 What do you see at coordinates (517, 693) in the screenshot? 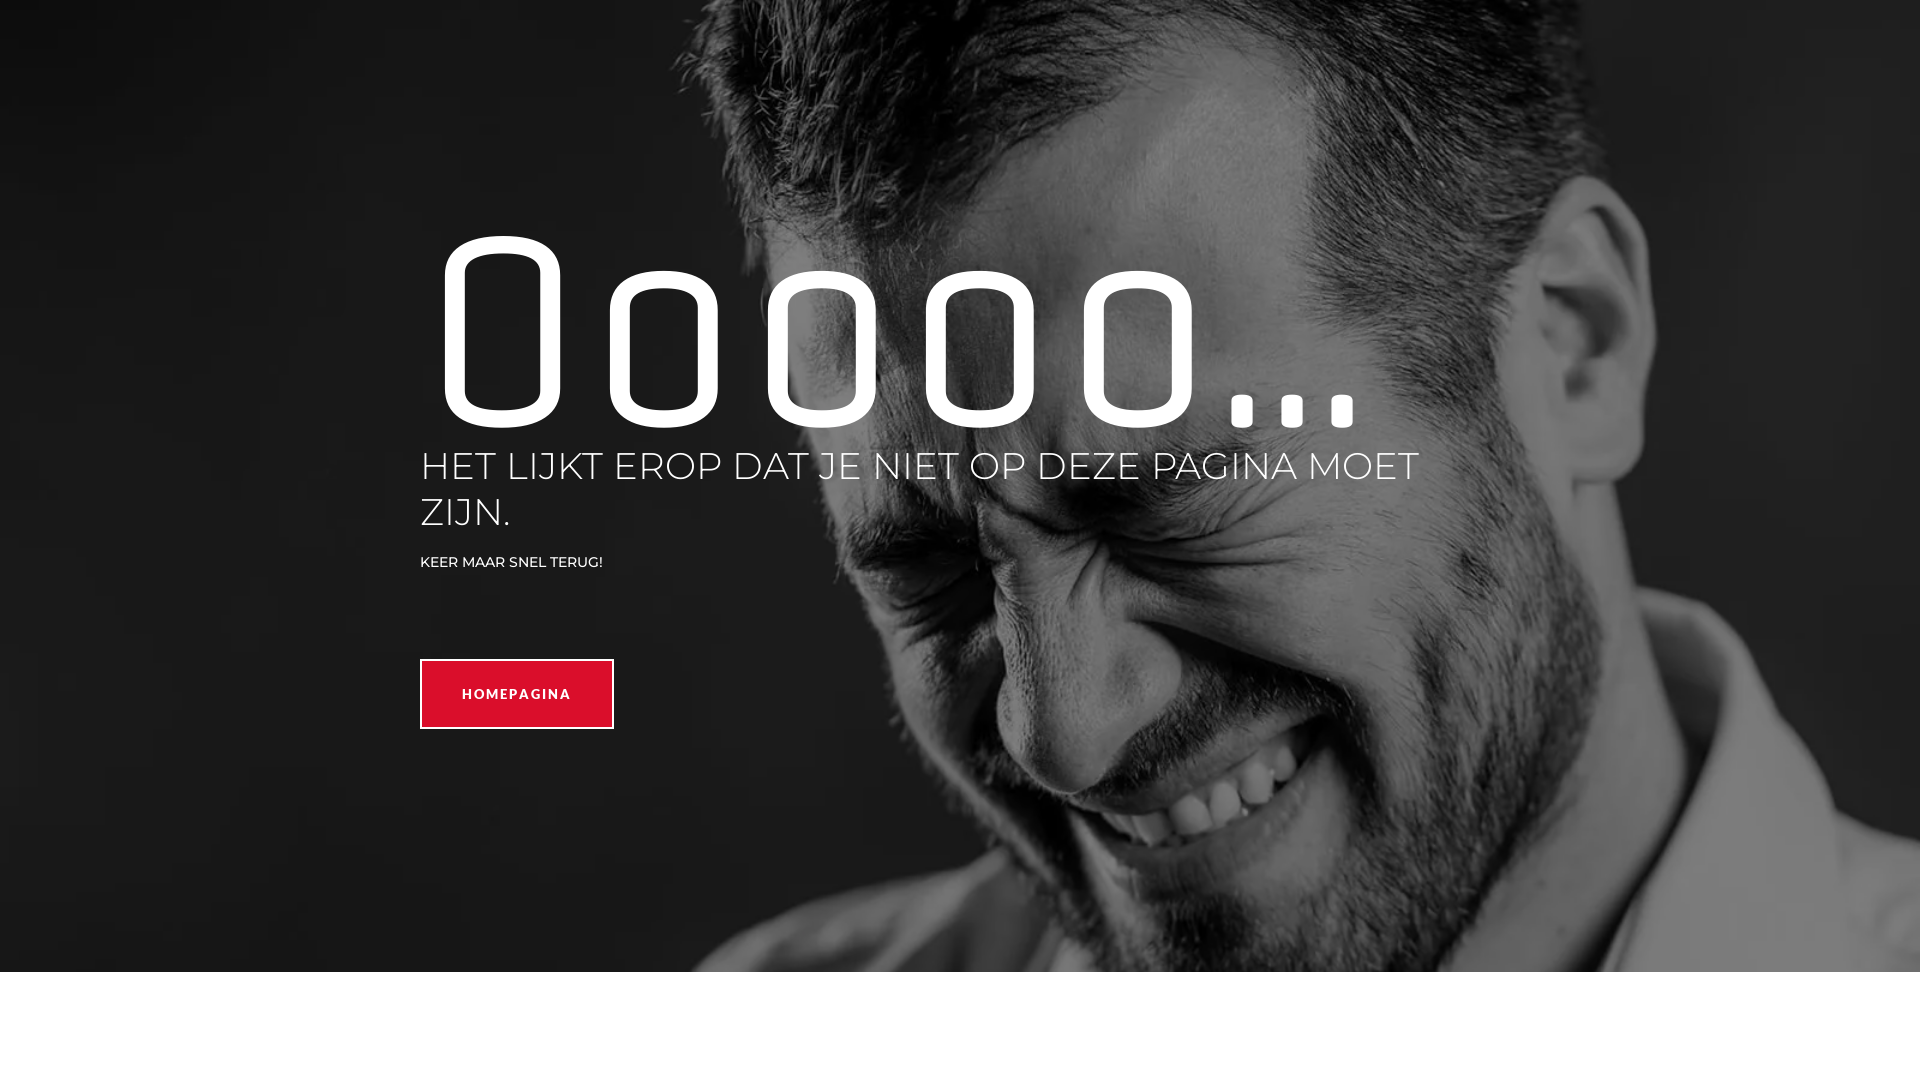
I see `'HOMEPAGINA'` at bounding box center [517, 693].